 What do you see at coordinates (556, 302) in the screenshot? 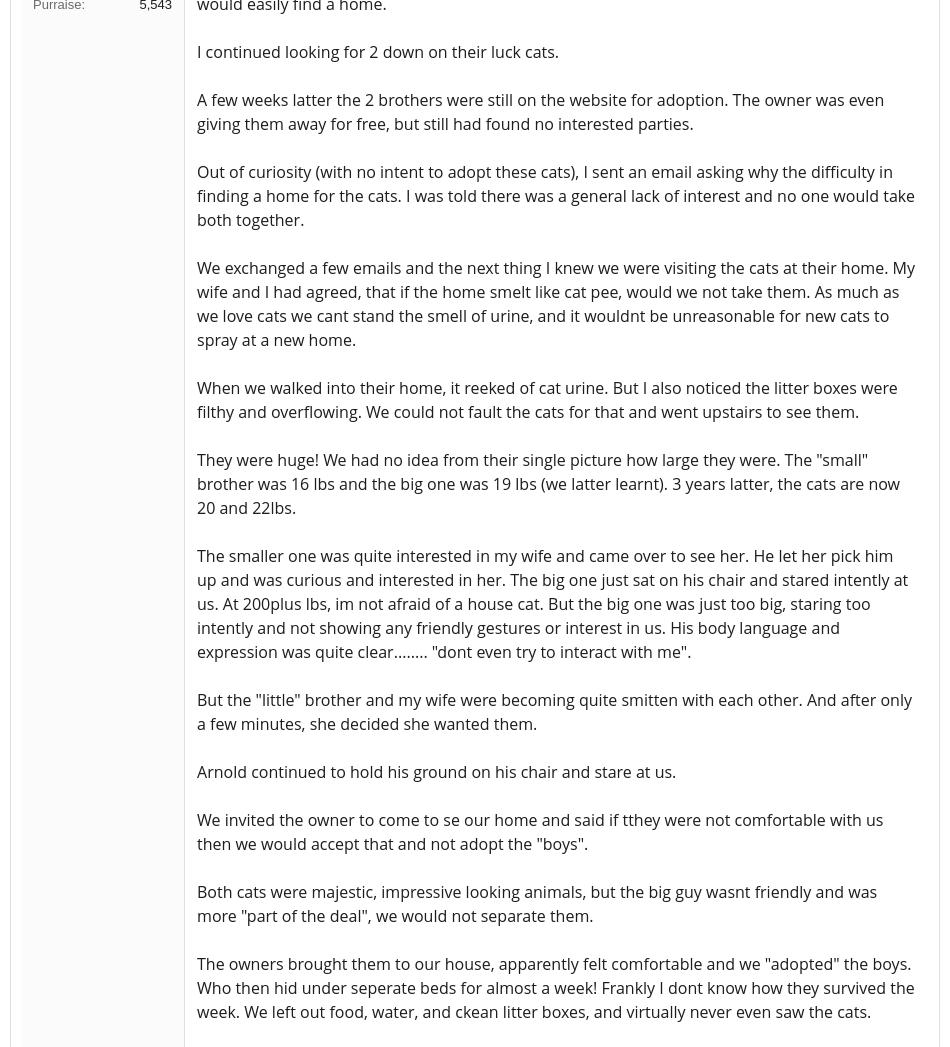
I see `'We exchanged a few emails and the next thing I knew we were visiting the cats at their home. My wife and I had agreed, that if the home smelt like cat pee, would we not take them. As much as we love cats we cant stand the smell of urine, and it wouldnt be unreasonable for new cats to spray at a new home.'` at bounding box center [556, 302].